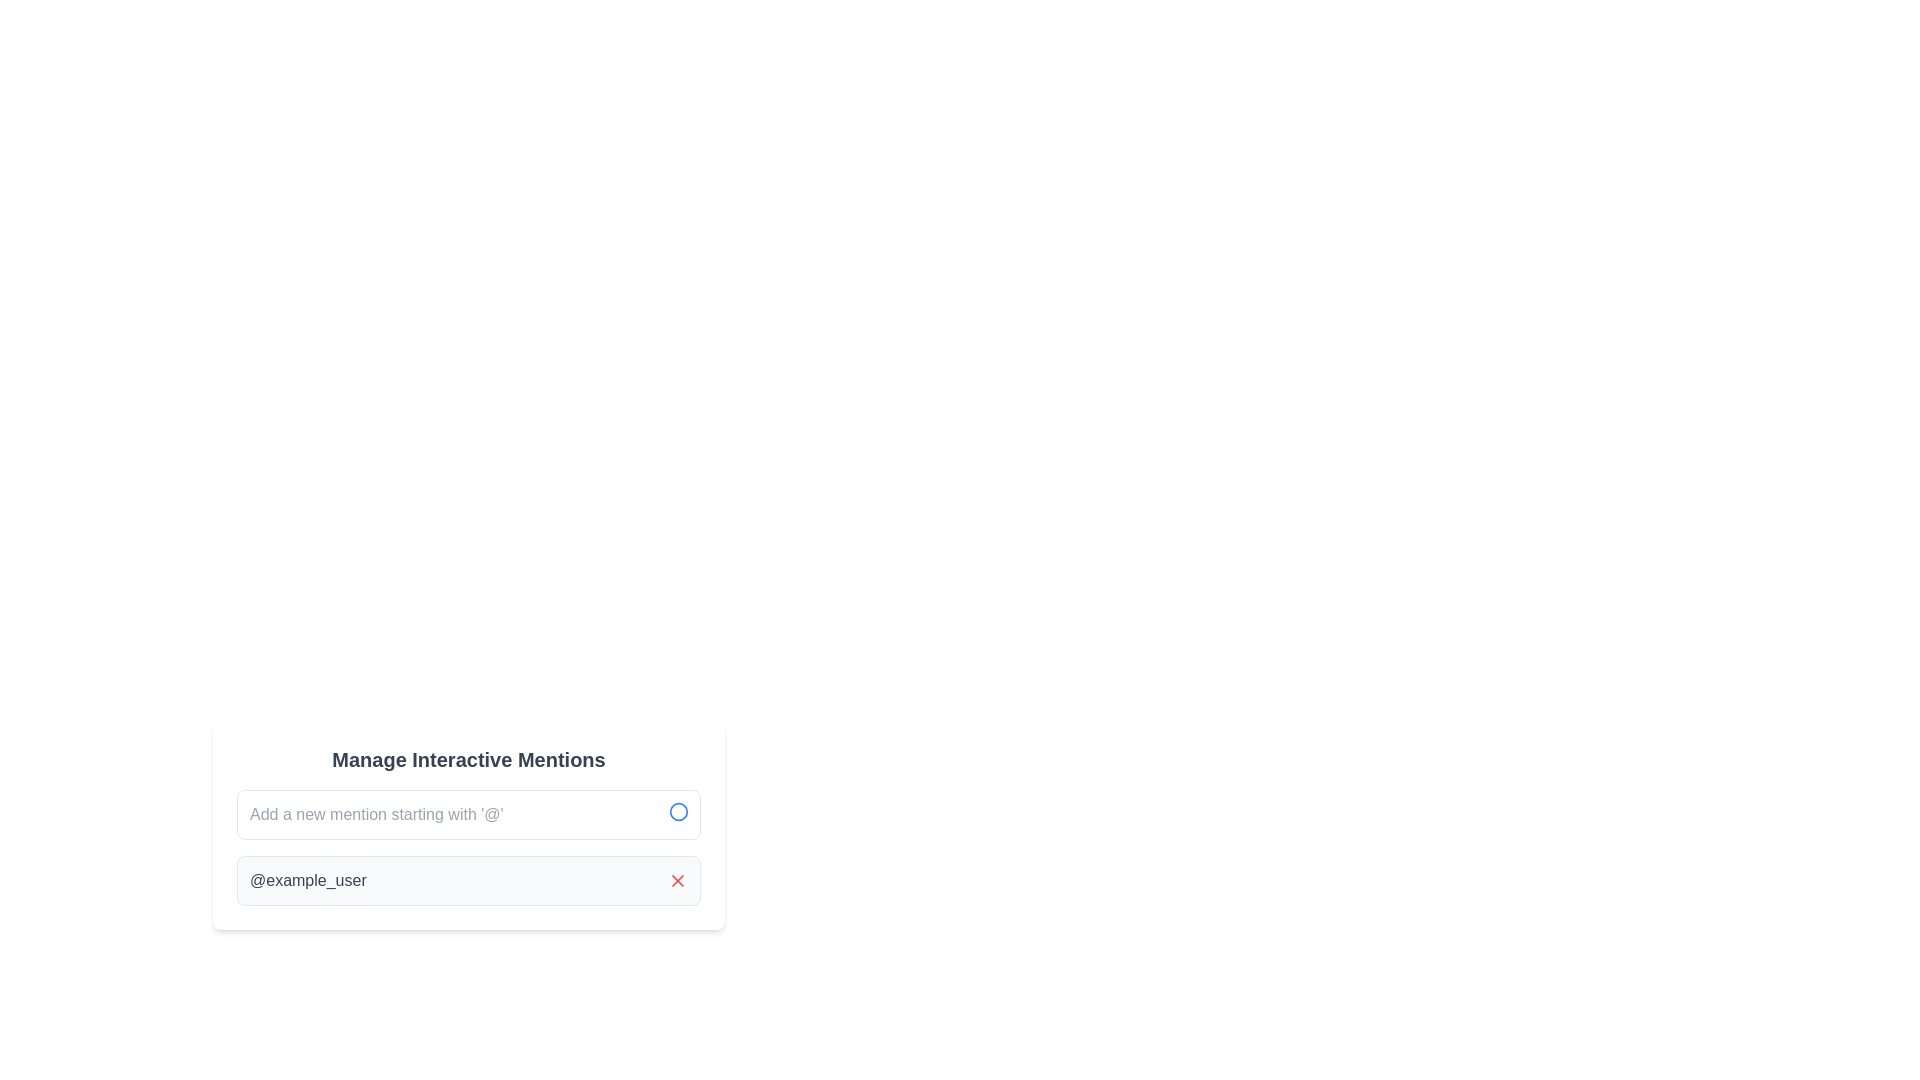 The width and height of the screenshot is (1920, 1080). What do you see at coordinates (678, 812) in the screenshot?
I see `the circle element within the SVG graphic, which is styled with a thin stroke outline and no fill, positioned at the top-right corner of the 'Manage Interactive Mentions' modal` at bounding box center [678, 812].